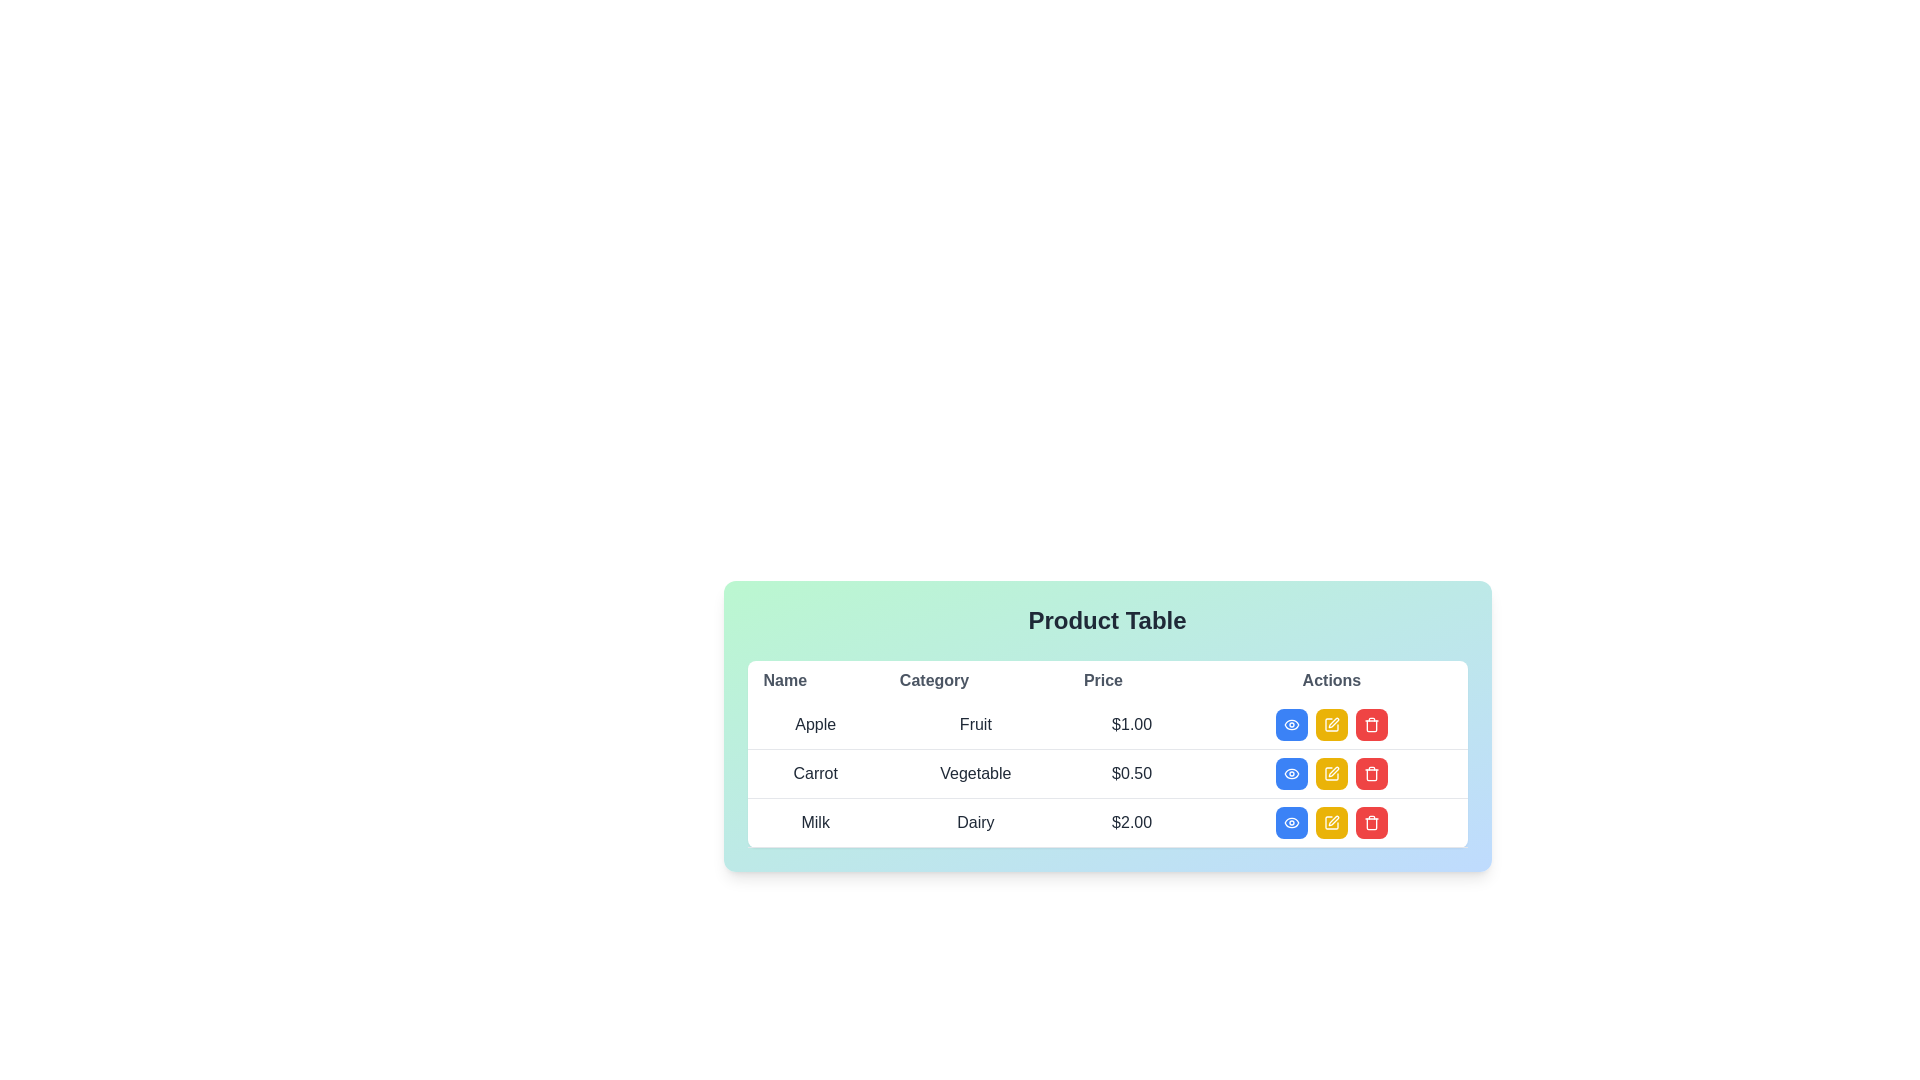 The image size is (1920, 1080). I want to click on the 'Vegetable' text label located in the second row of the table under the header 'Category', which is situated between 'Carrot' and the price '$0.50', so click(975, 773).